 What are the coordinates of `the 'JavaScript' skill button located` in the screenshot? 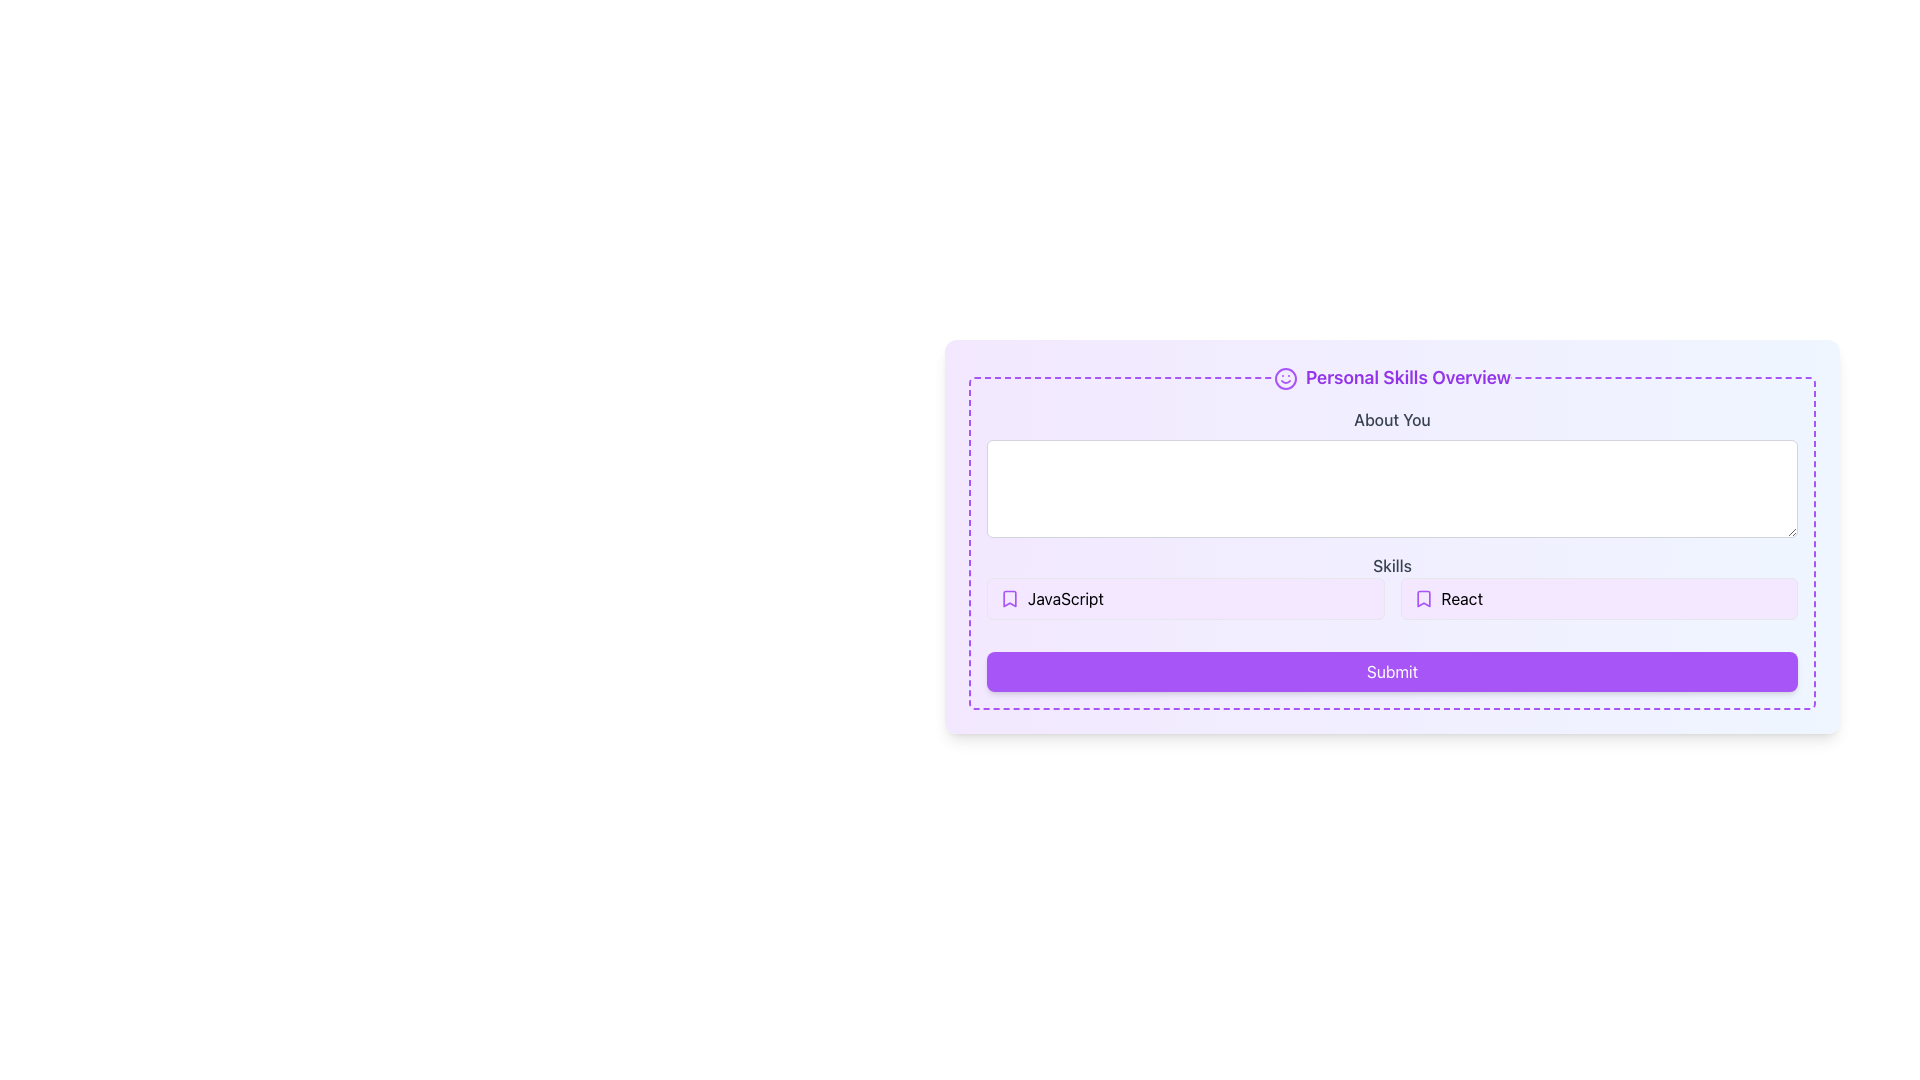 It's located at (1185, 597).